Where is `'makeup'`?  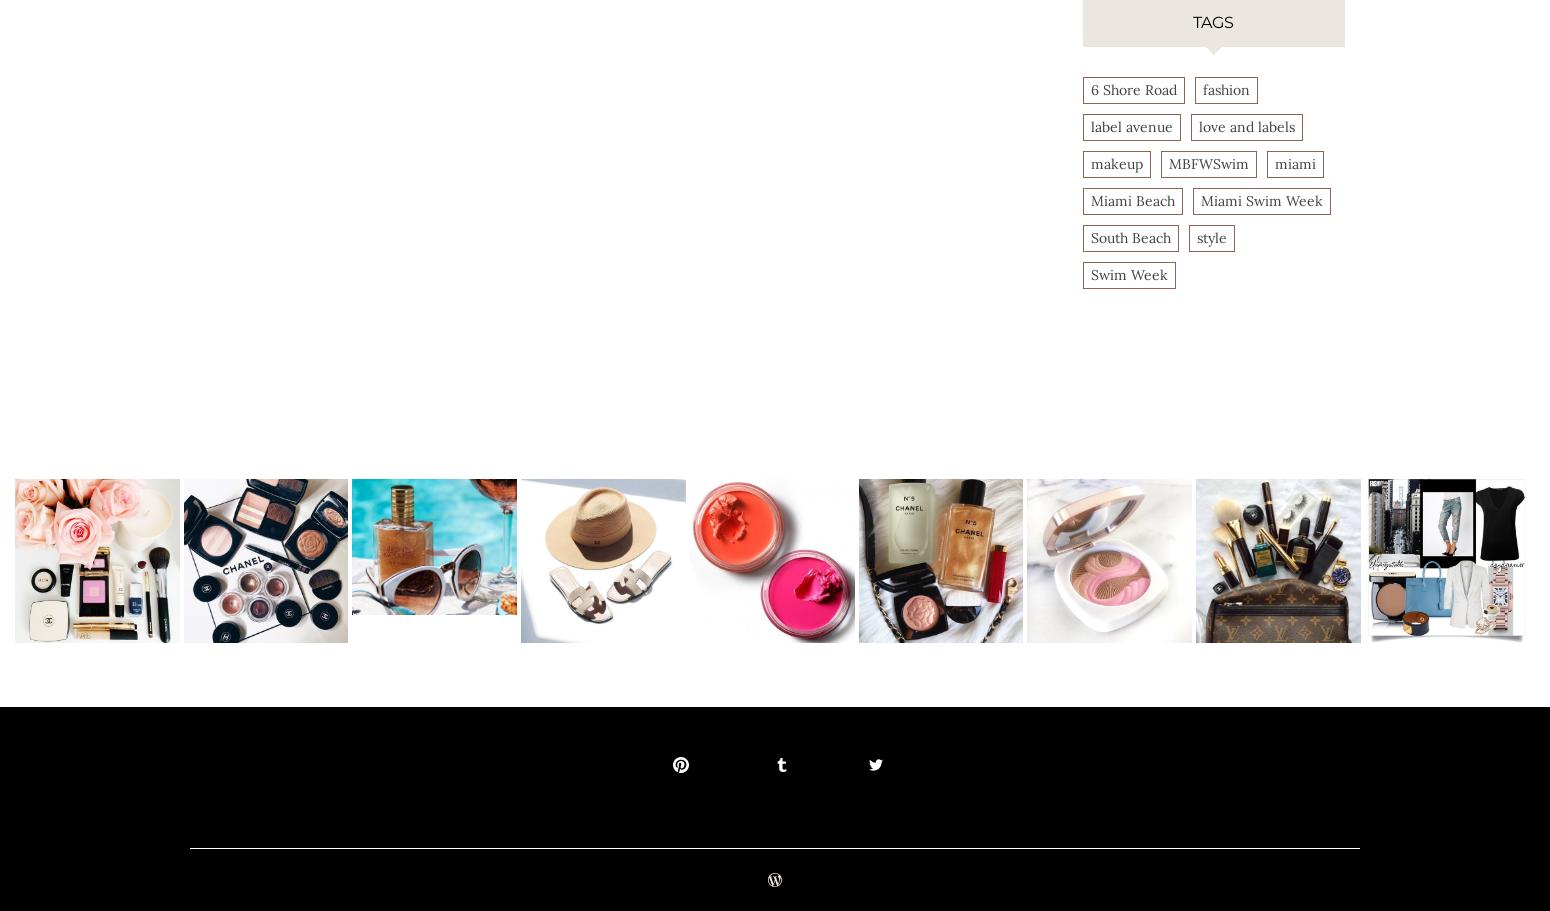 'makeup' is located at coordinates (1115, 162).